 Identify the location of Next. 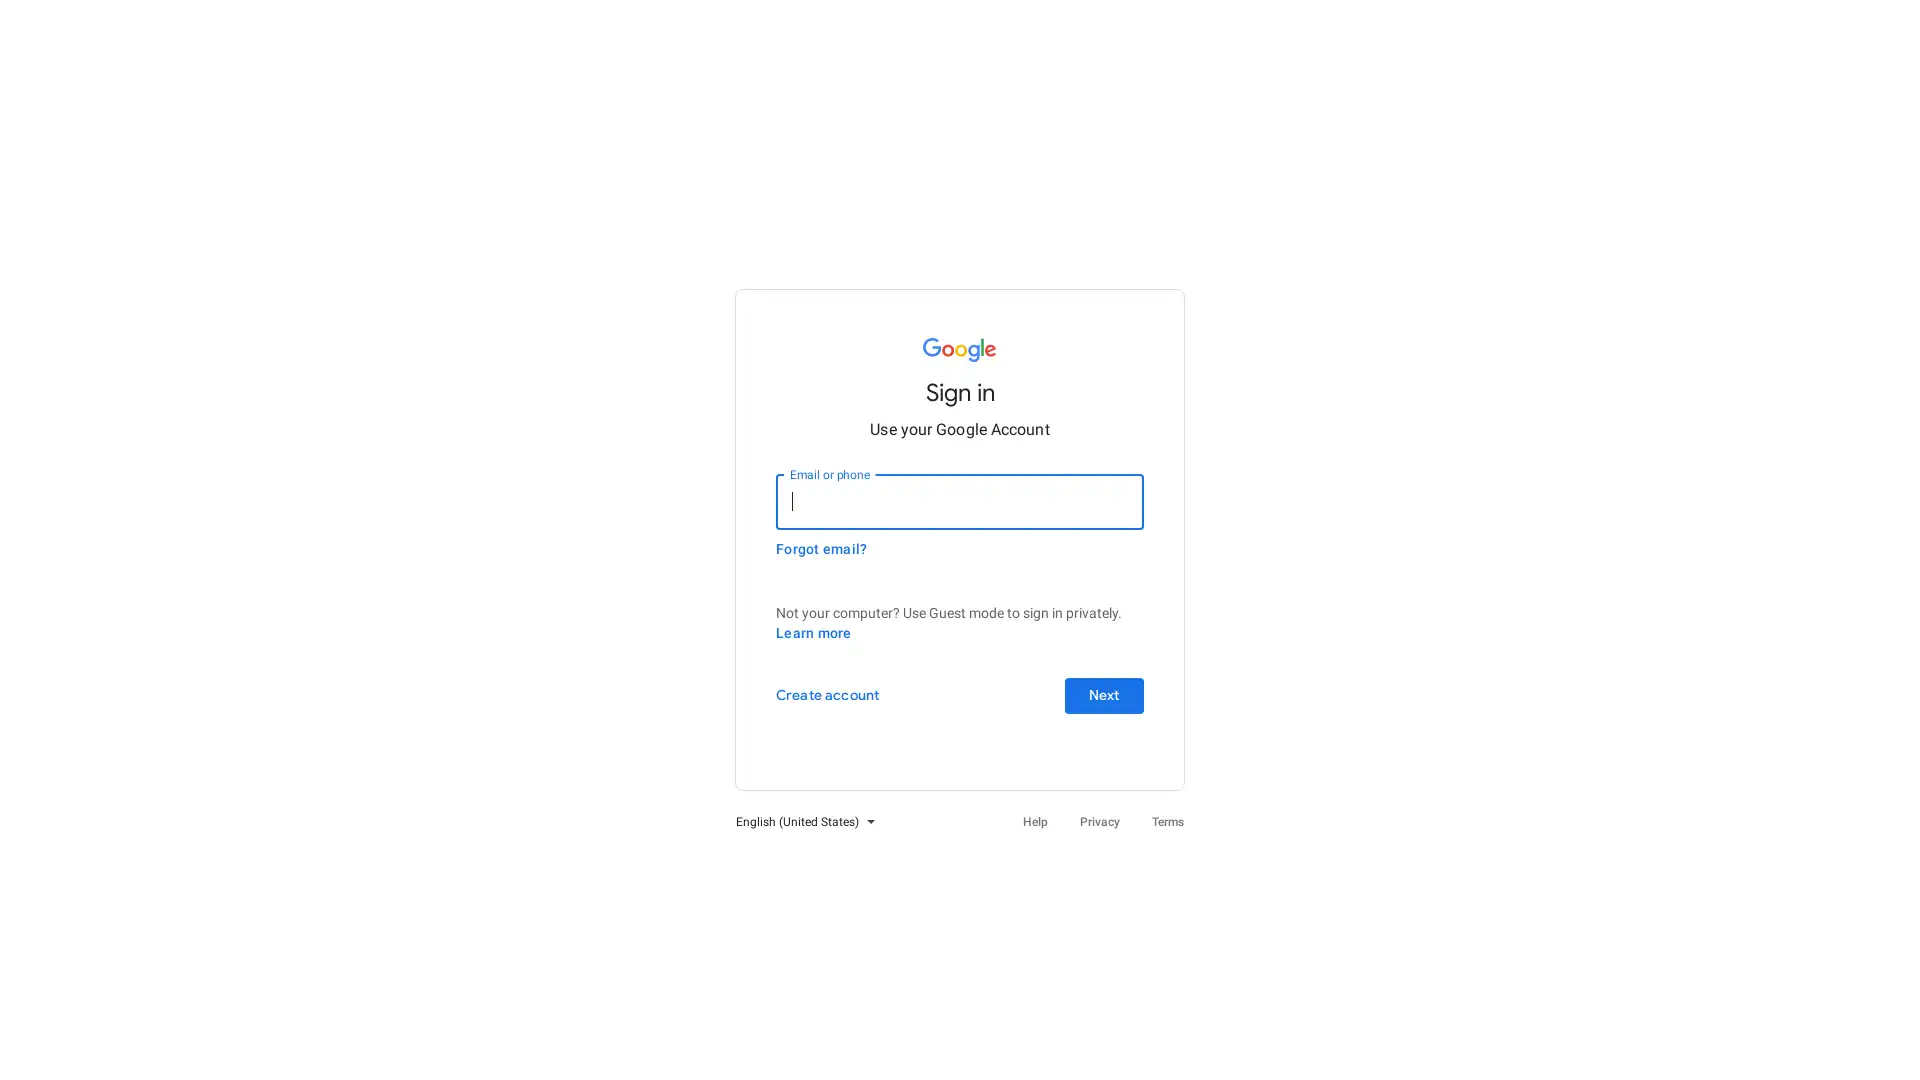
(1103, 693).